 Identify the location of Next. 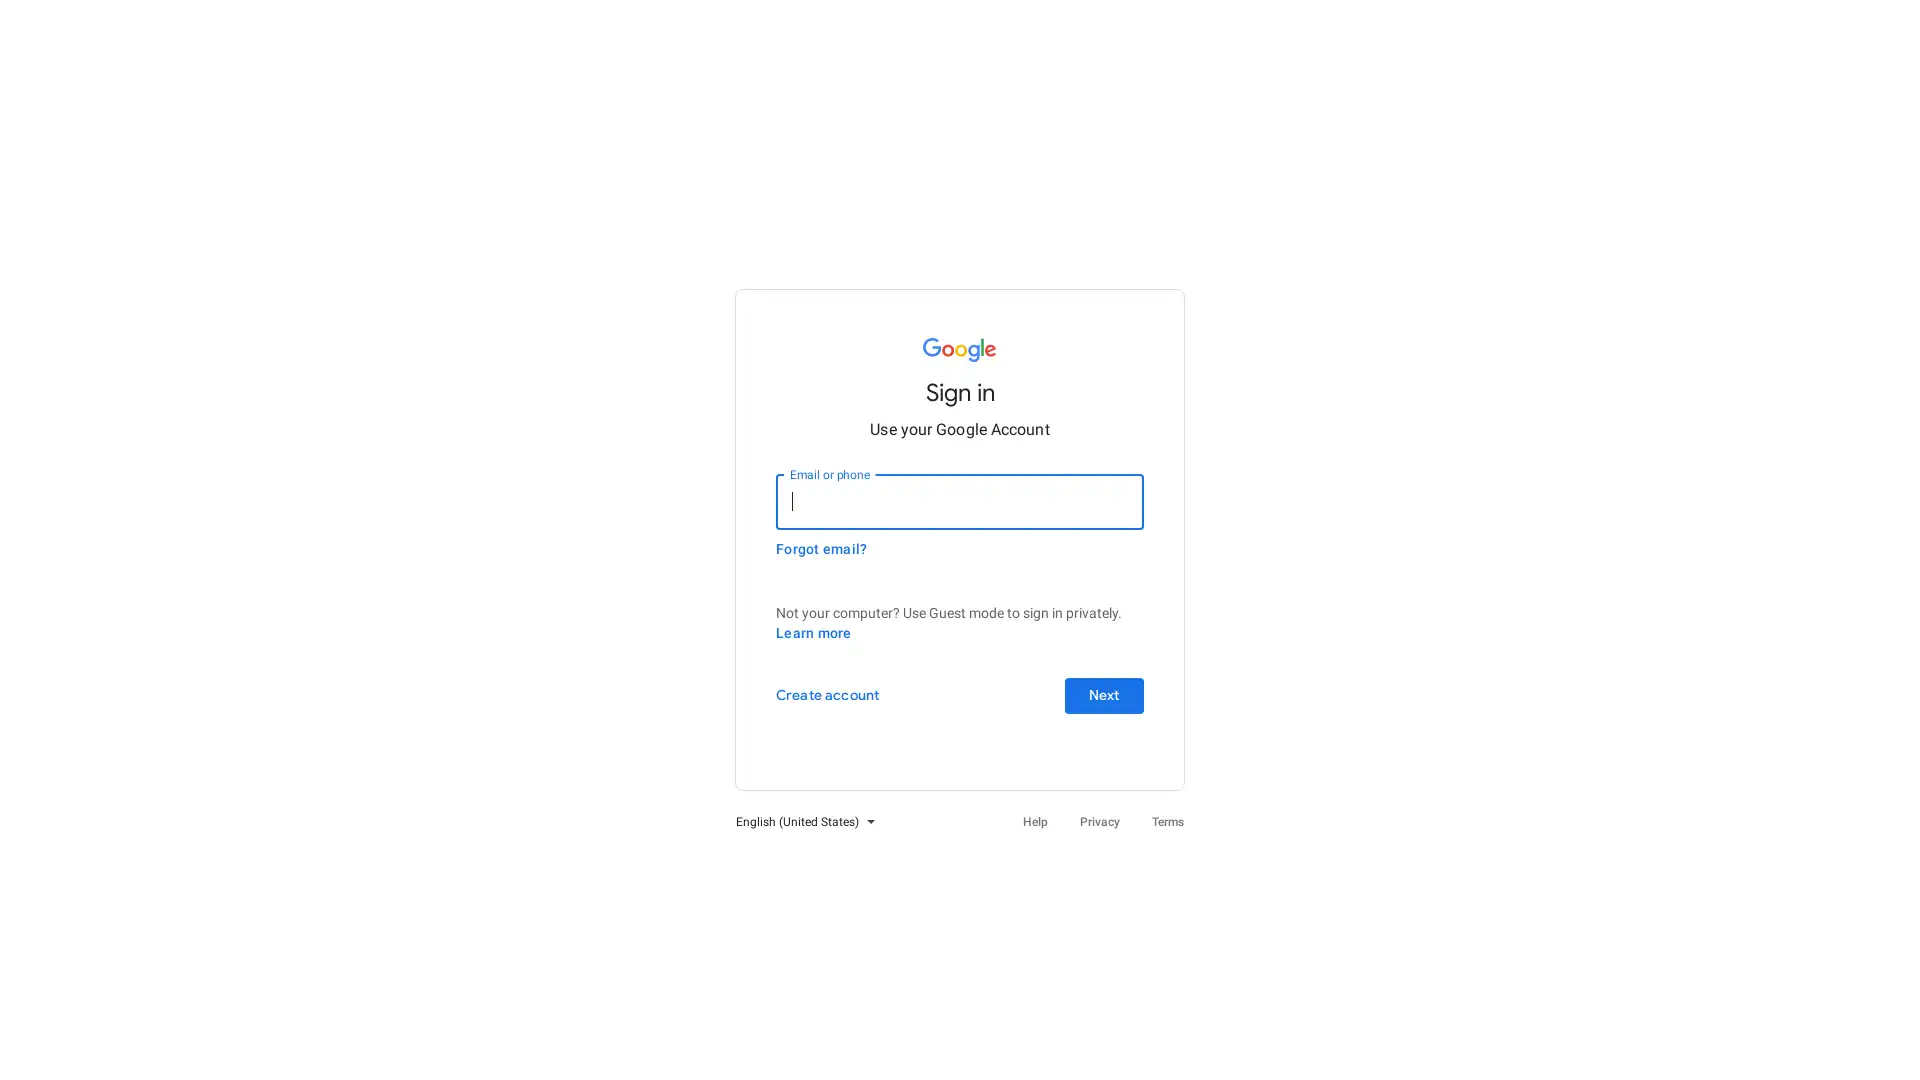
(1103, 693).